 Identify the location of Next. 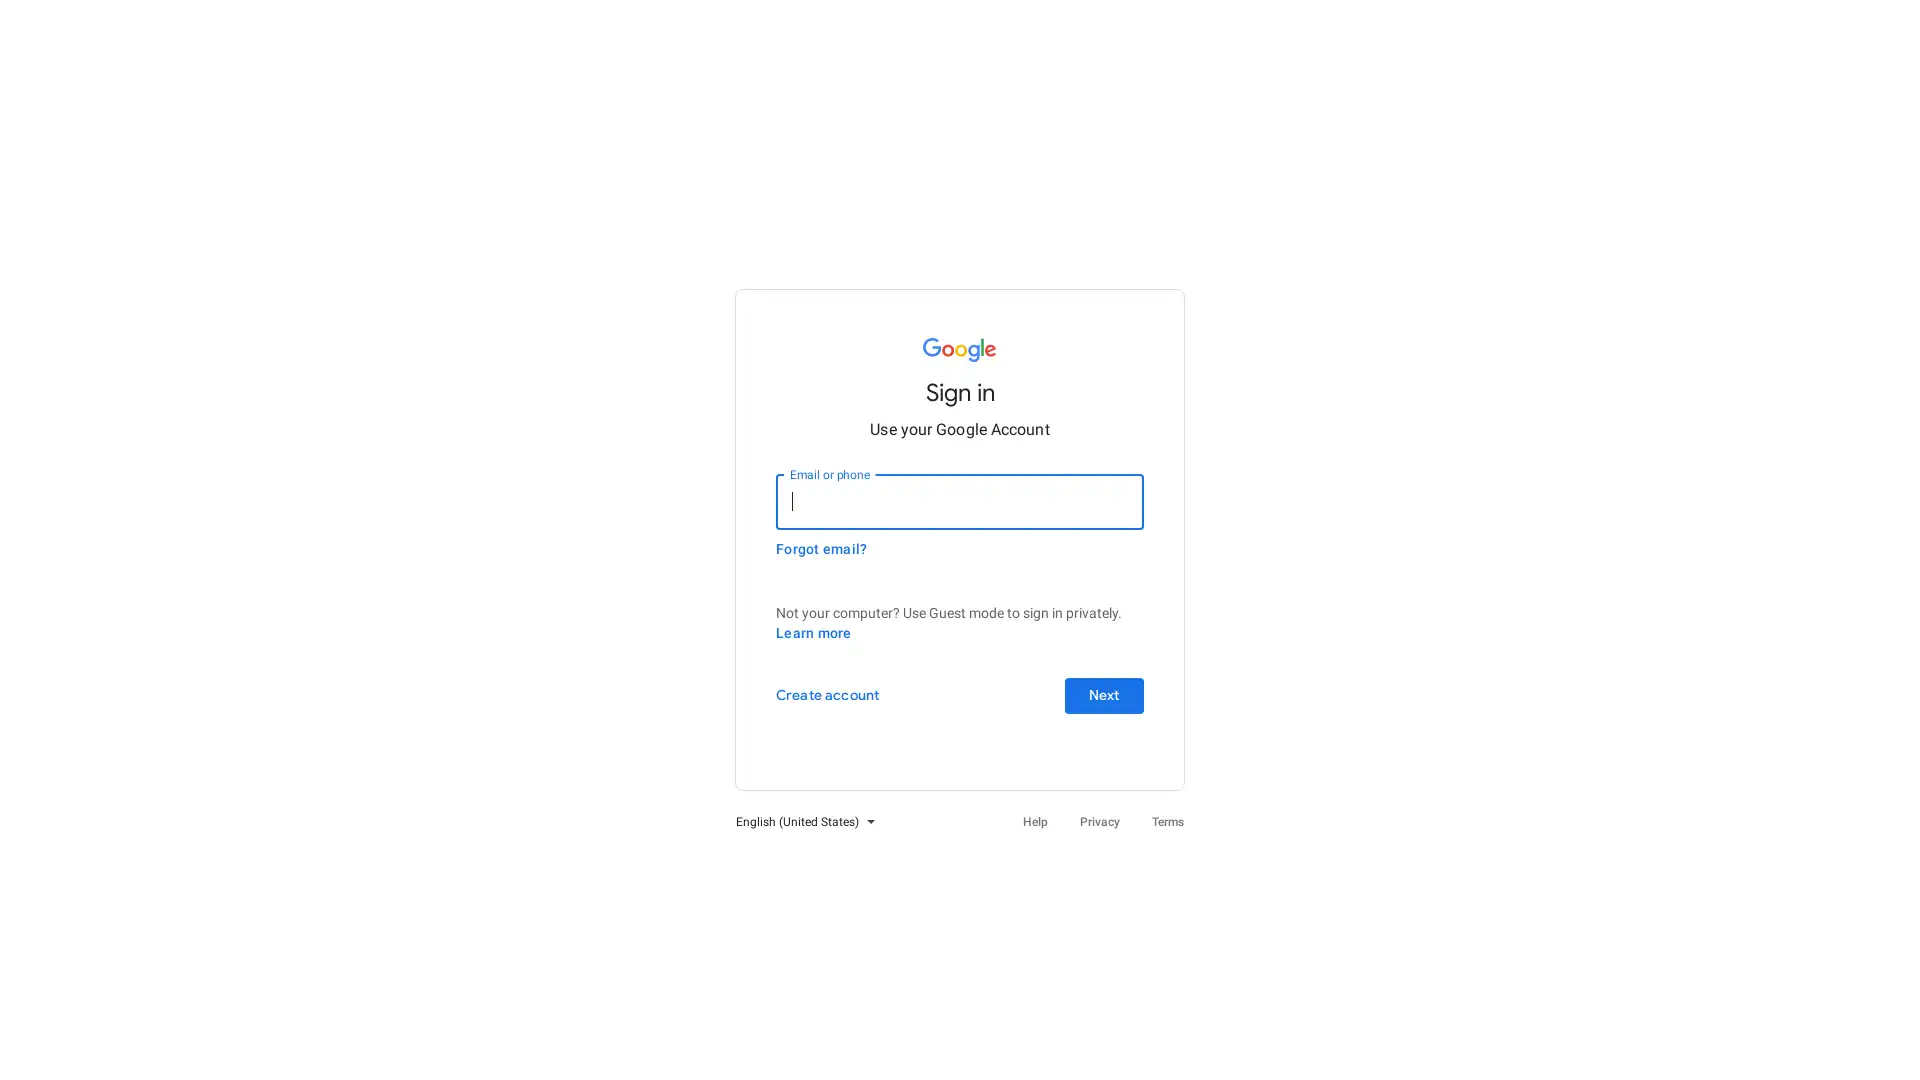
(1103, 693).